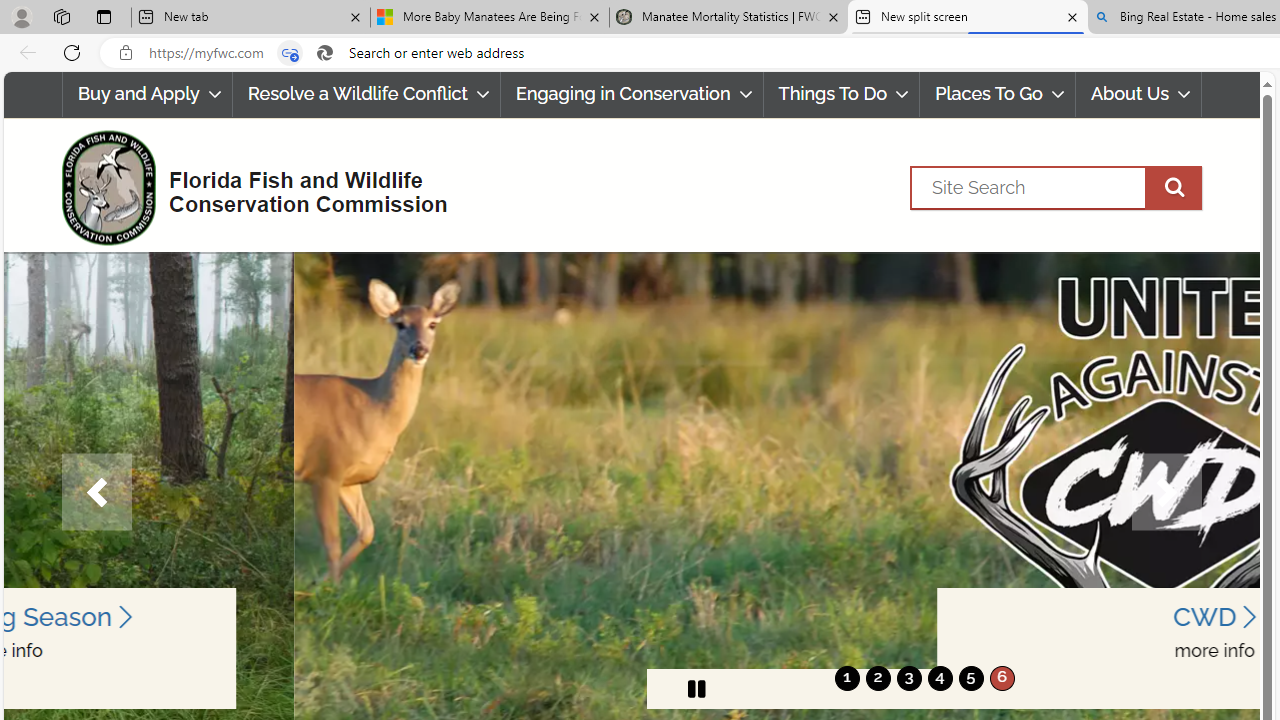  I want to click on '1', so click(847, 677).